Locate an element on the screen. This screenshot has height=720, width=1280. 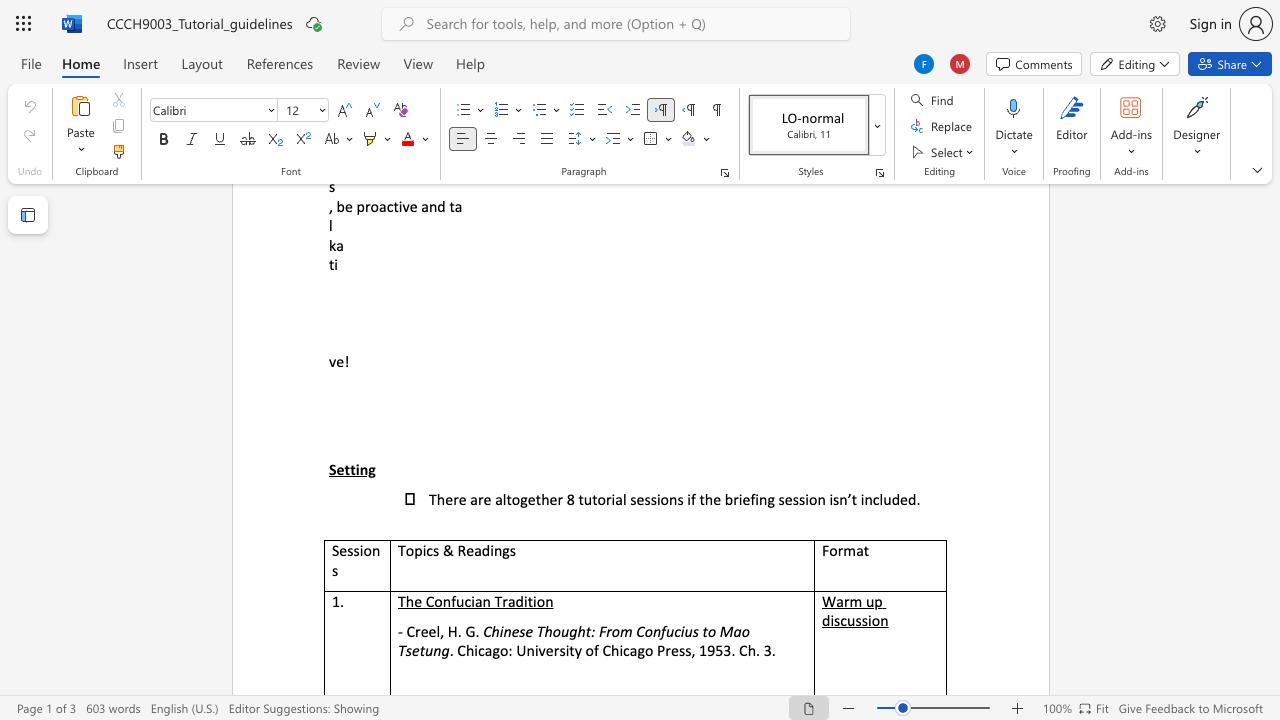
the 1th character "’" in the text is located at coordinates (849, 498).